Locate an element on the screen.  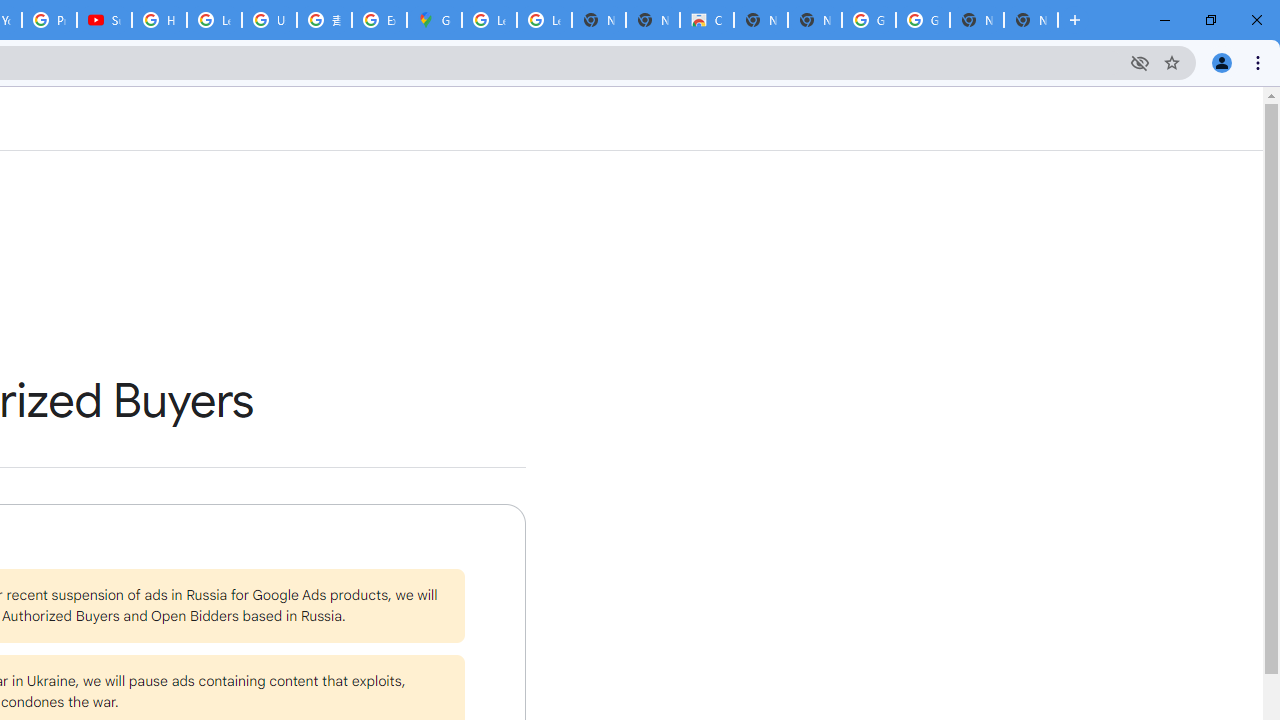
'New Tab' is located at coordinates (1031, 20).